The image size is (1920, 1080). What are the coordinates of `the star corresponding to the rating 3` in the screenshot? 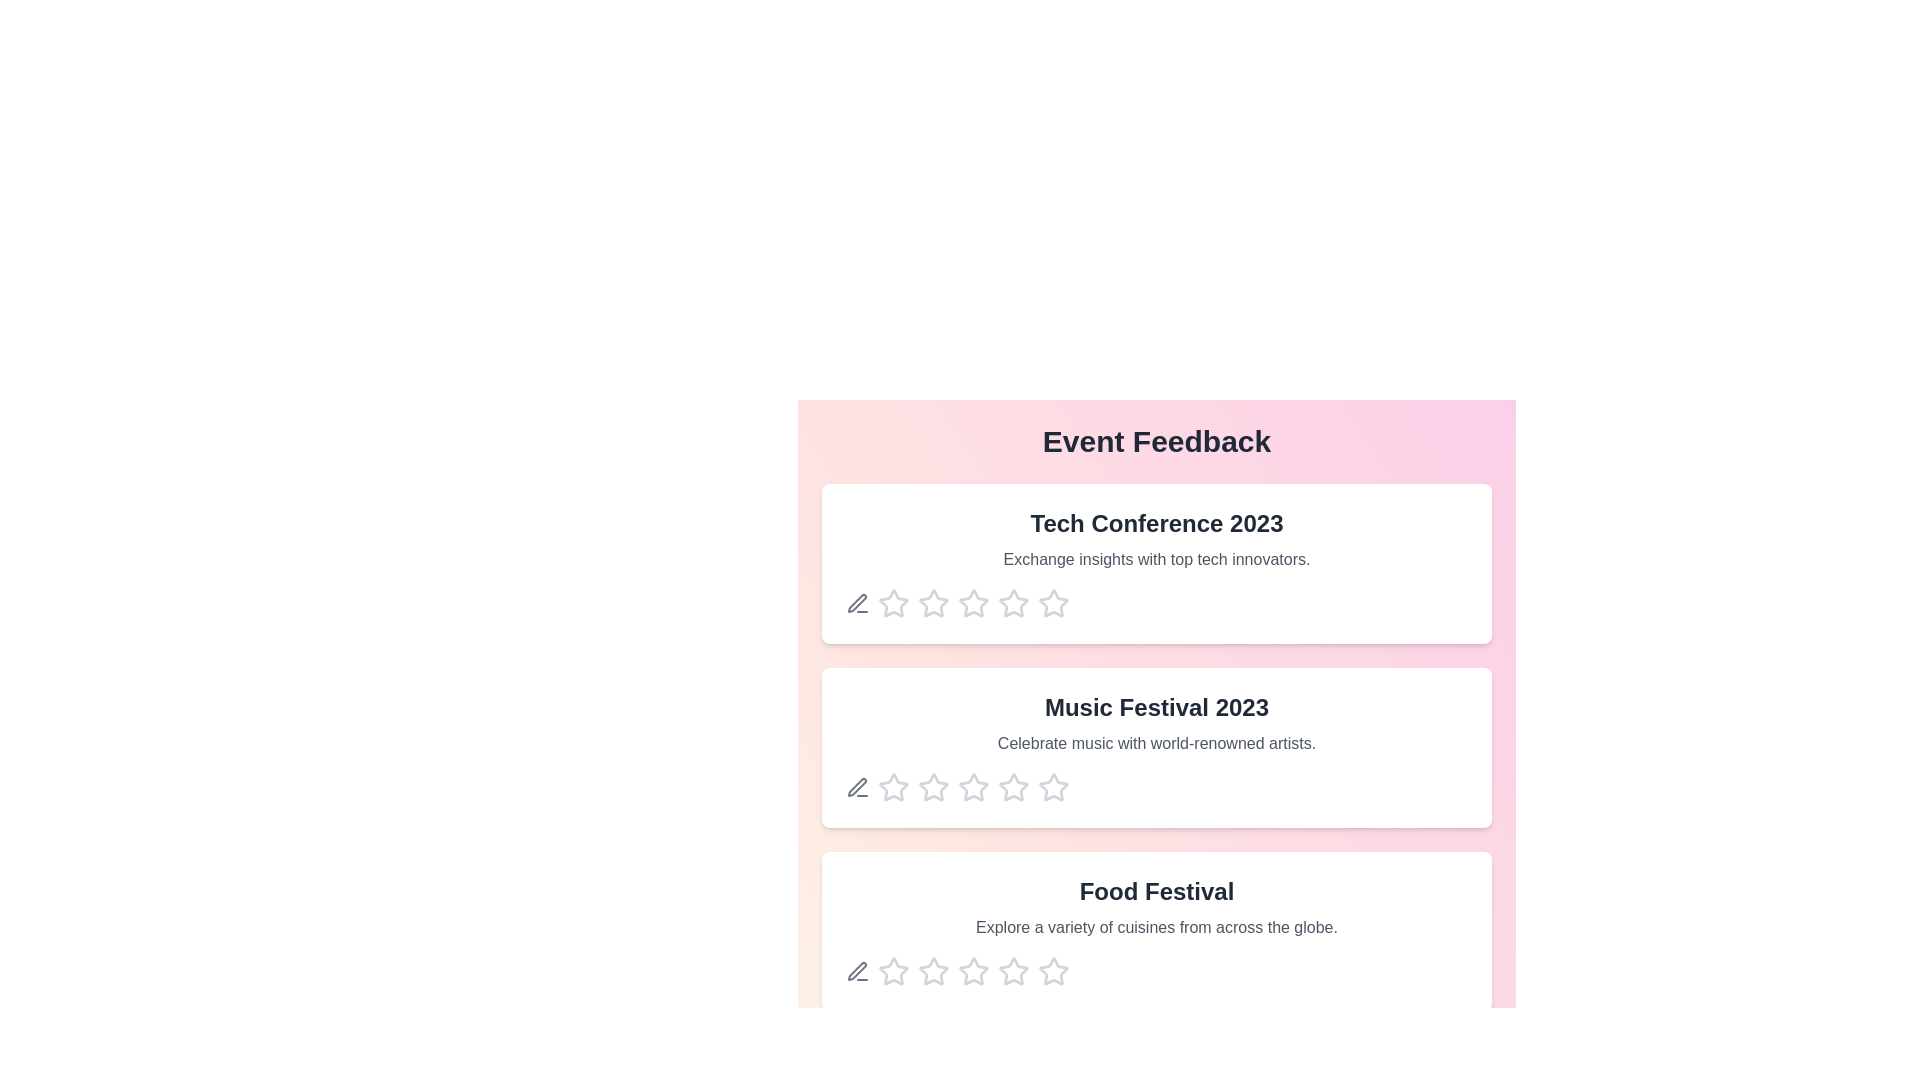 It's located at (974, 603).